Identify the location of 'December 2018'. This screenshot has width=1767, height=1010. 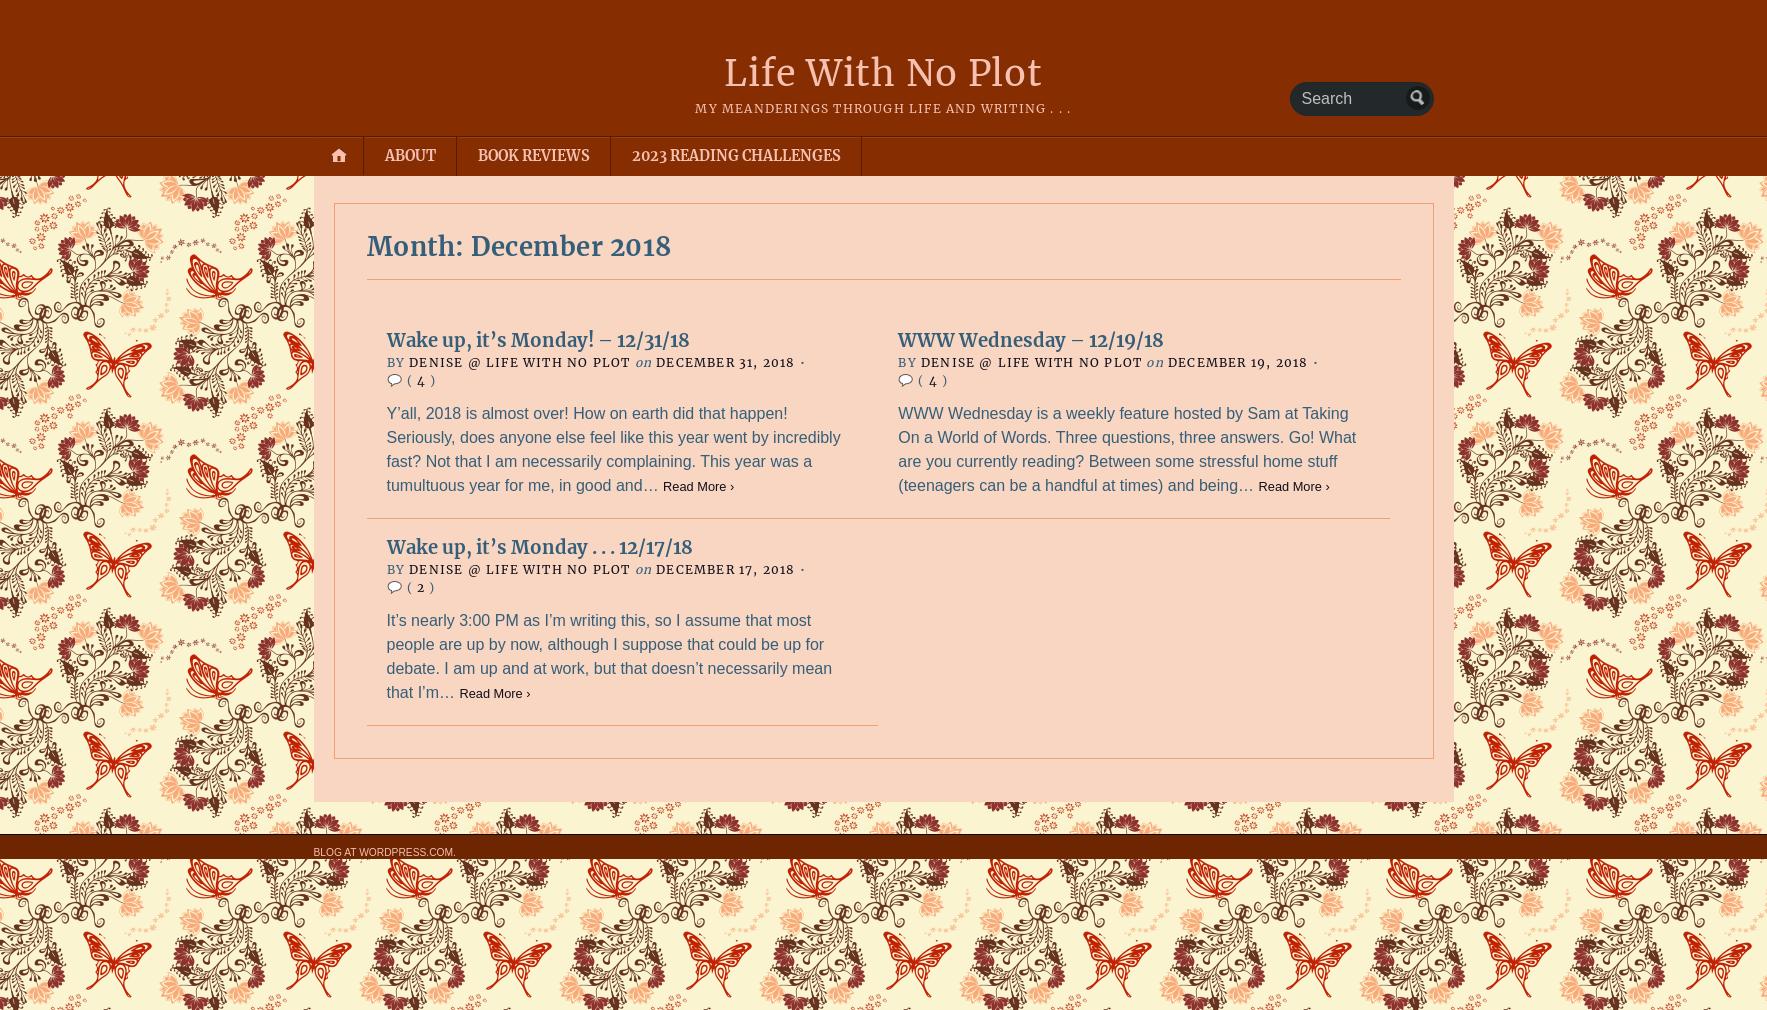
(471, 245).